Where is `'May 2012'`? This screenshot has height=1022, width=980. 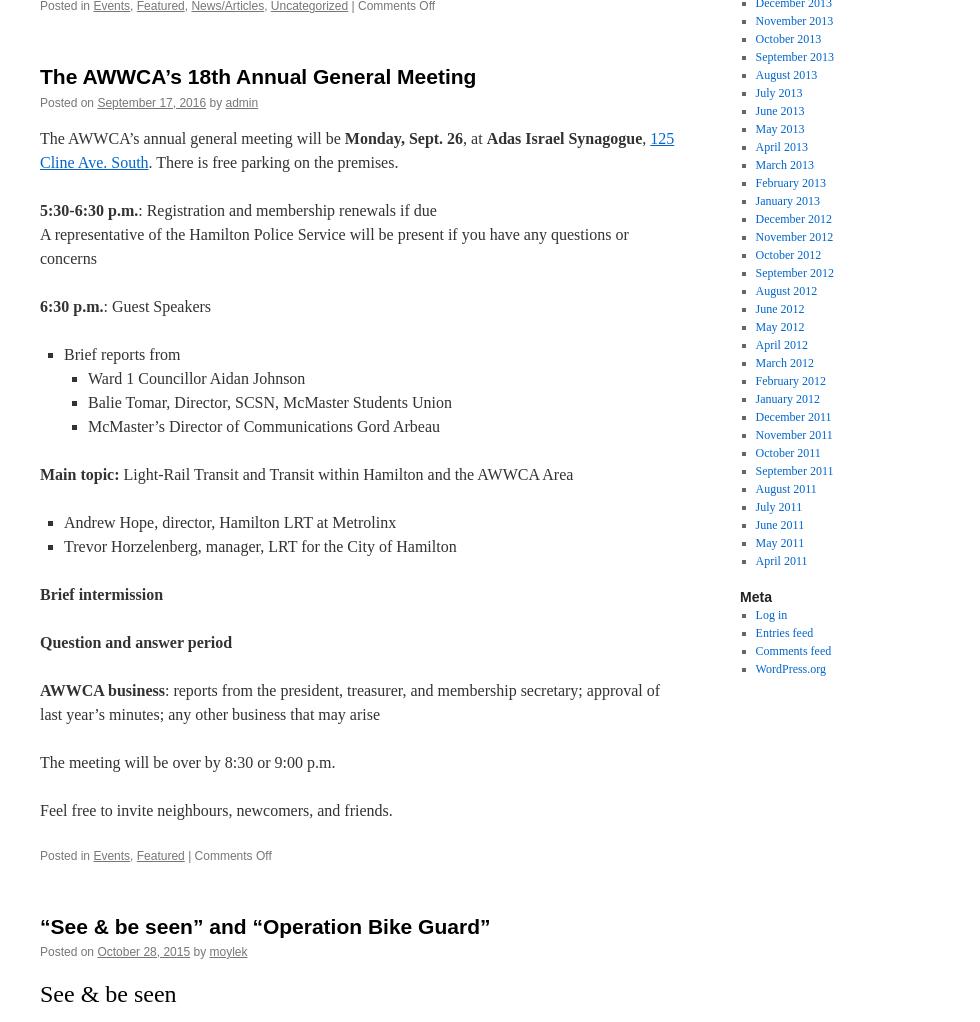 'May 2012' is located at coordinates (779, 326).